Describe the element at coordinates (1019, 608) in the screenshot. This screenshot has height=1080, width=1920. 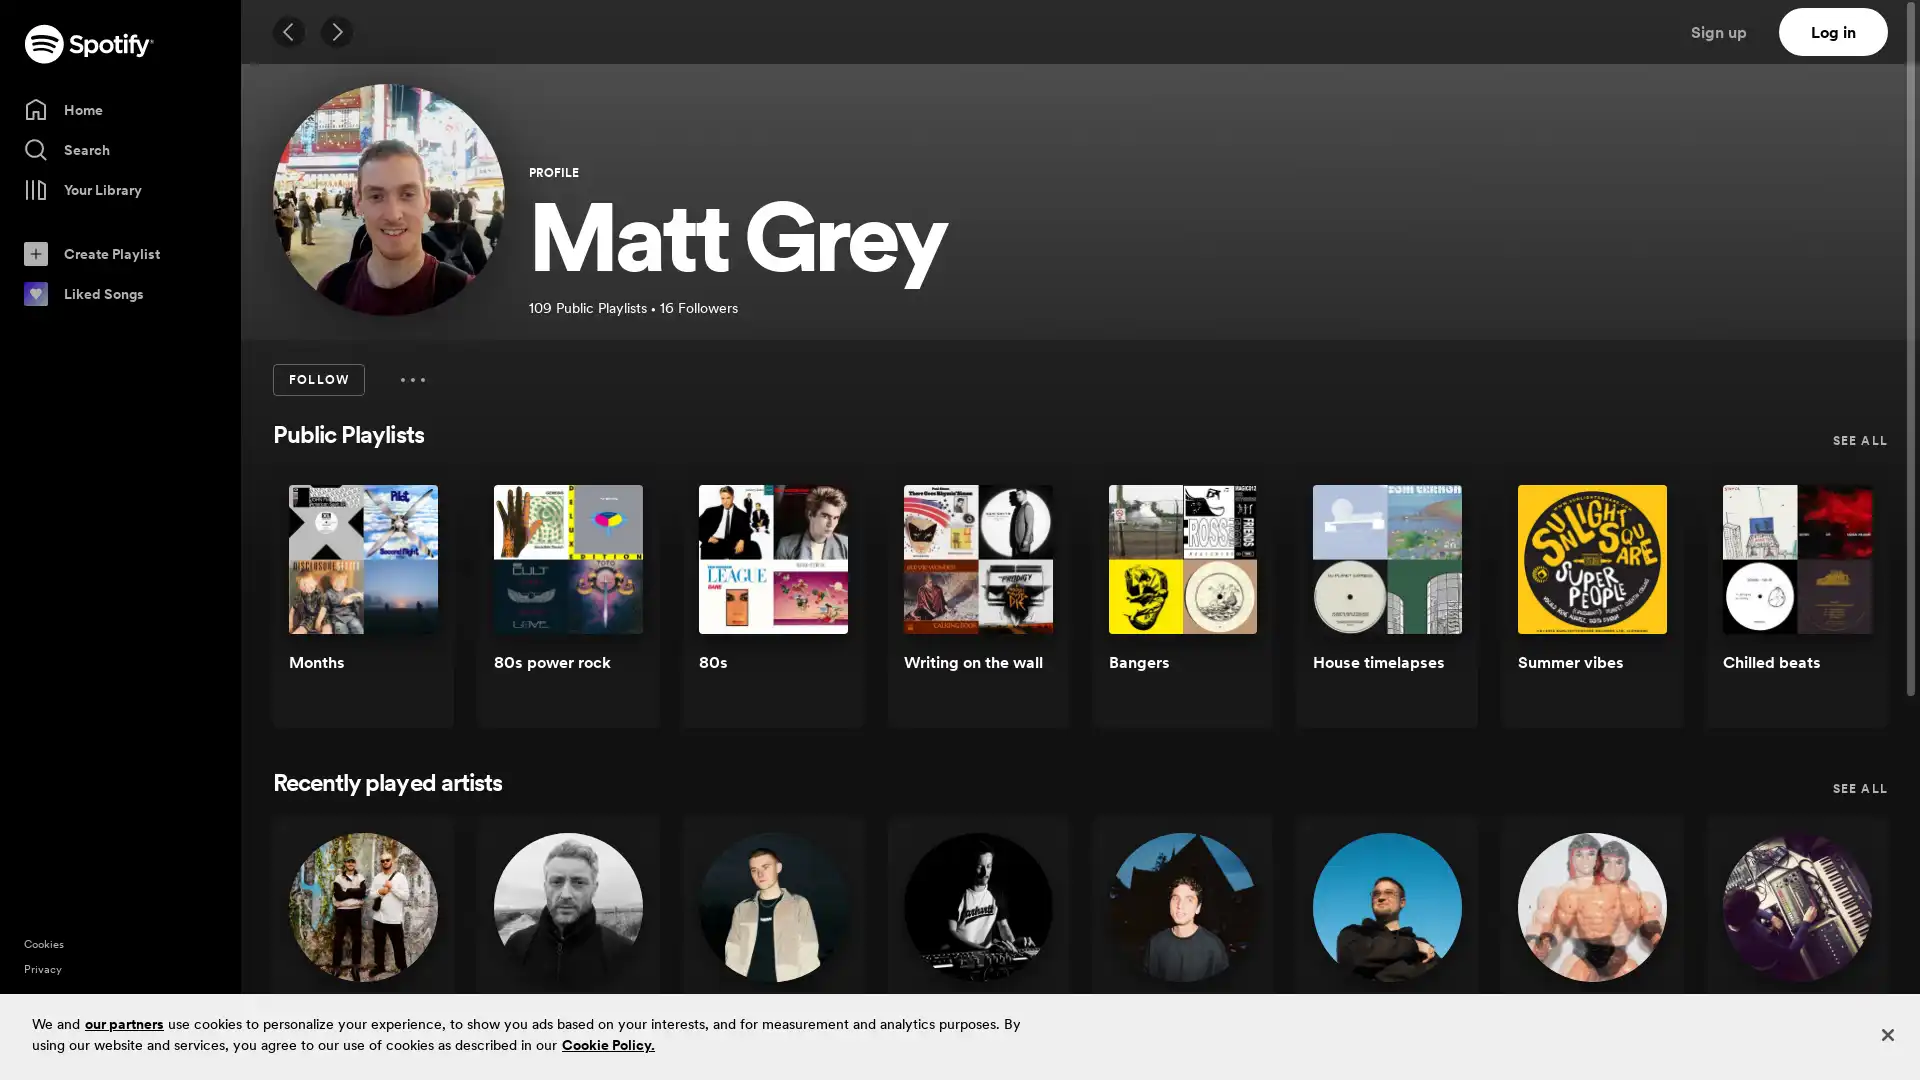
I see `Play Writing on the wall` at that location.